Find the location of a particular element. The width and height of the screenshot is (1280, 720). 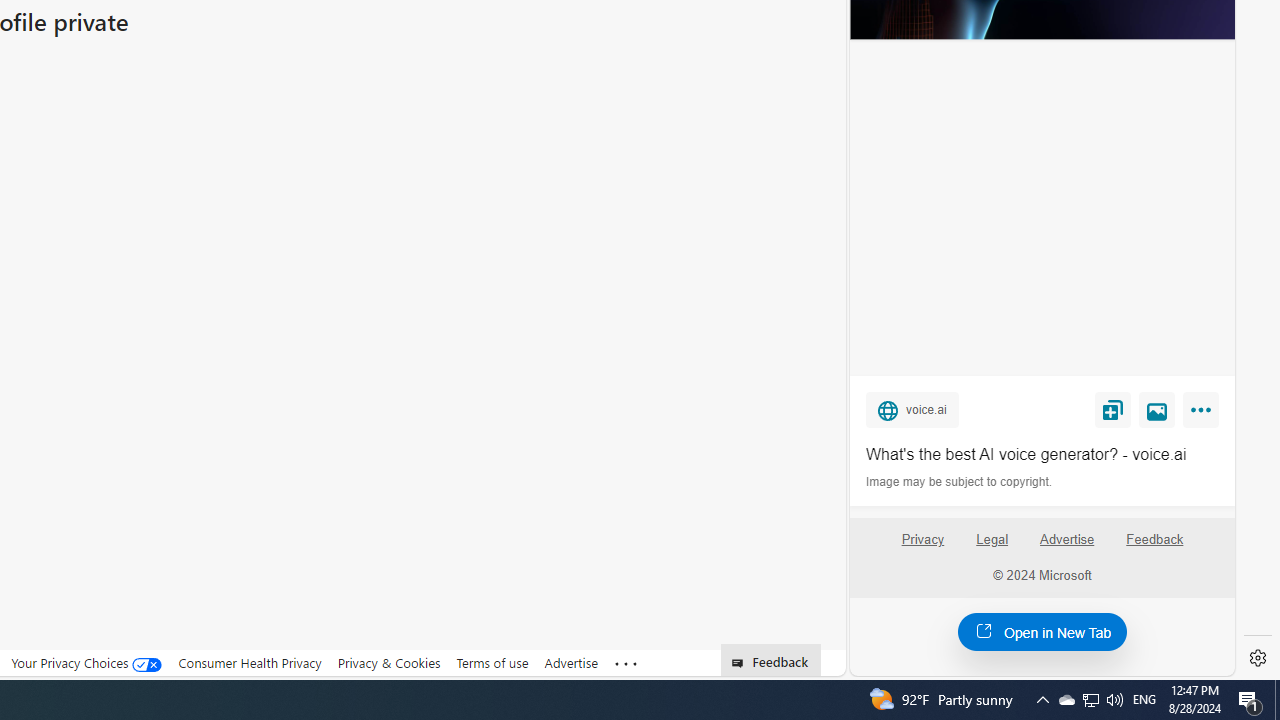

'Save' is located at coordinates (1111, 408).